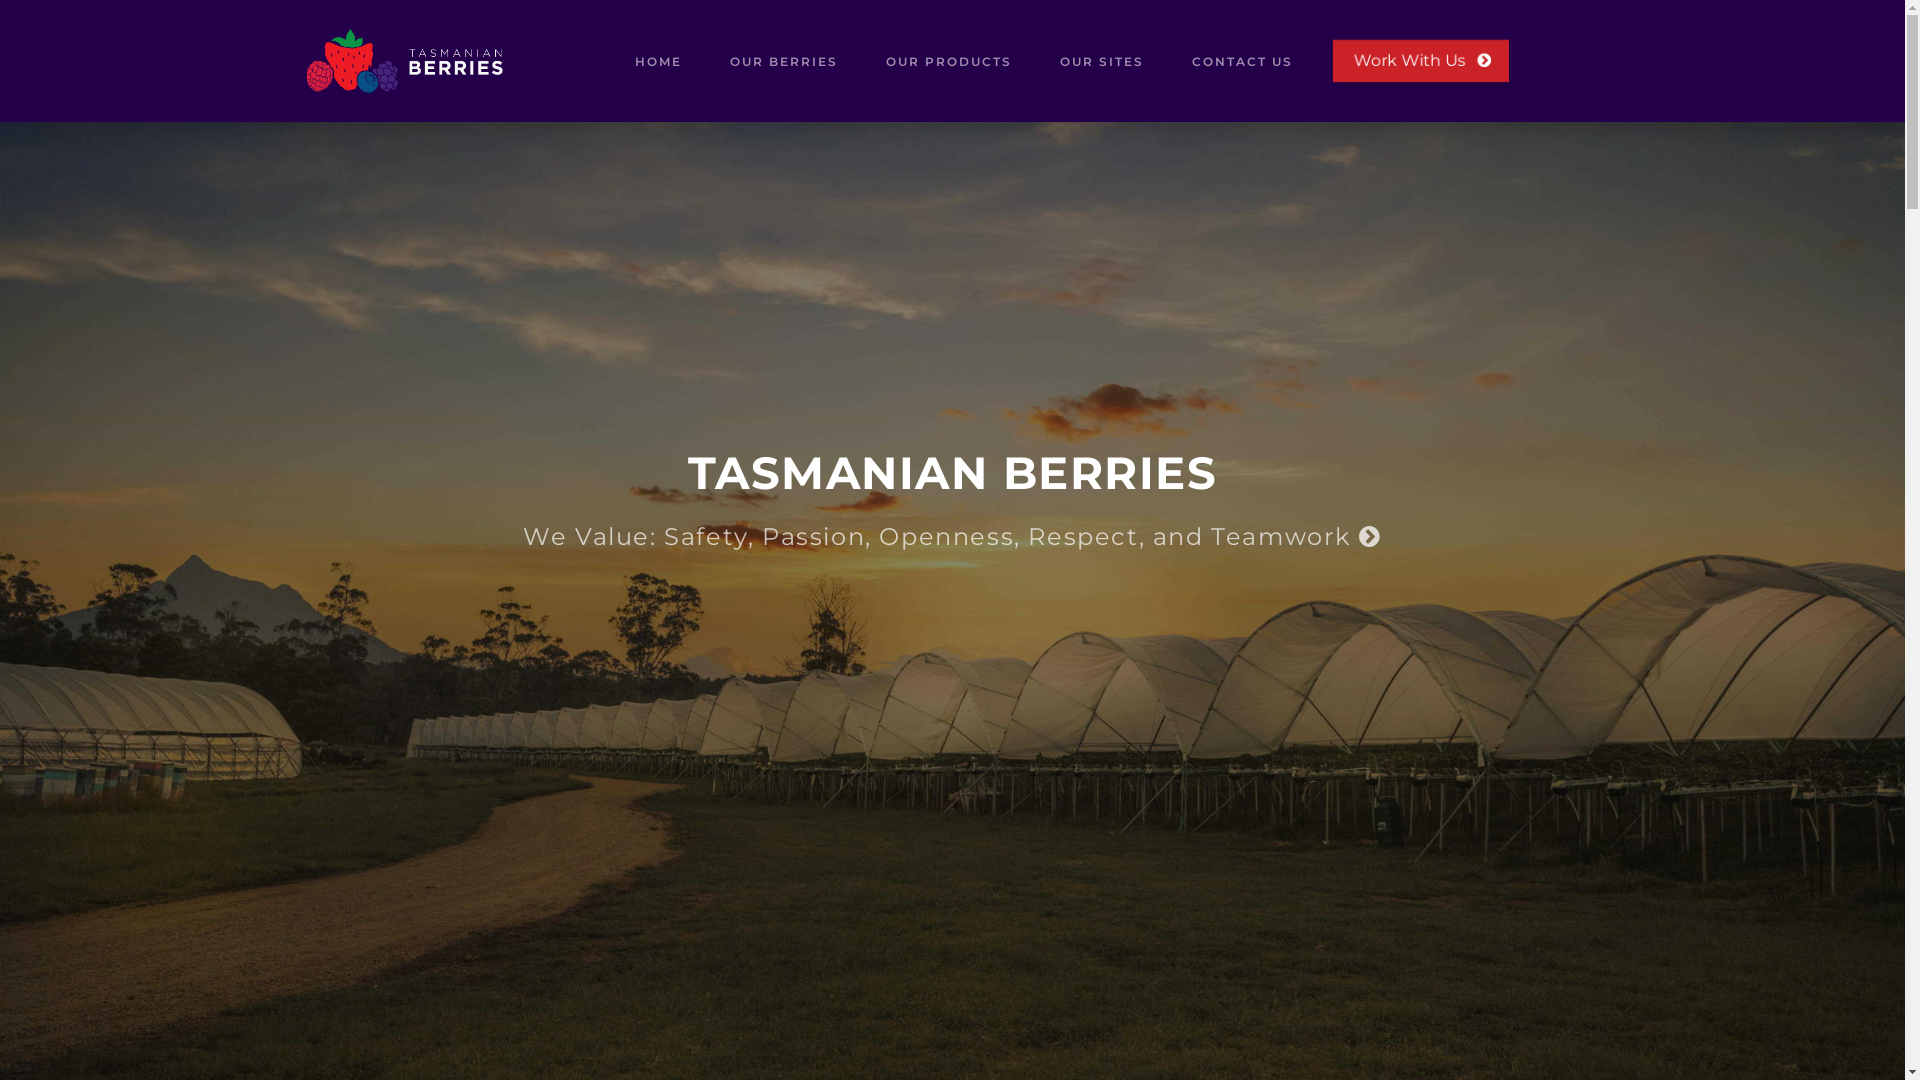 The width and height of the screenshot is (1920, 1080). Describe the element at coordinates (948, 60) in the screenshot. I see `'OUR PRODUCTS'` at that location.